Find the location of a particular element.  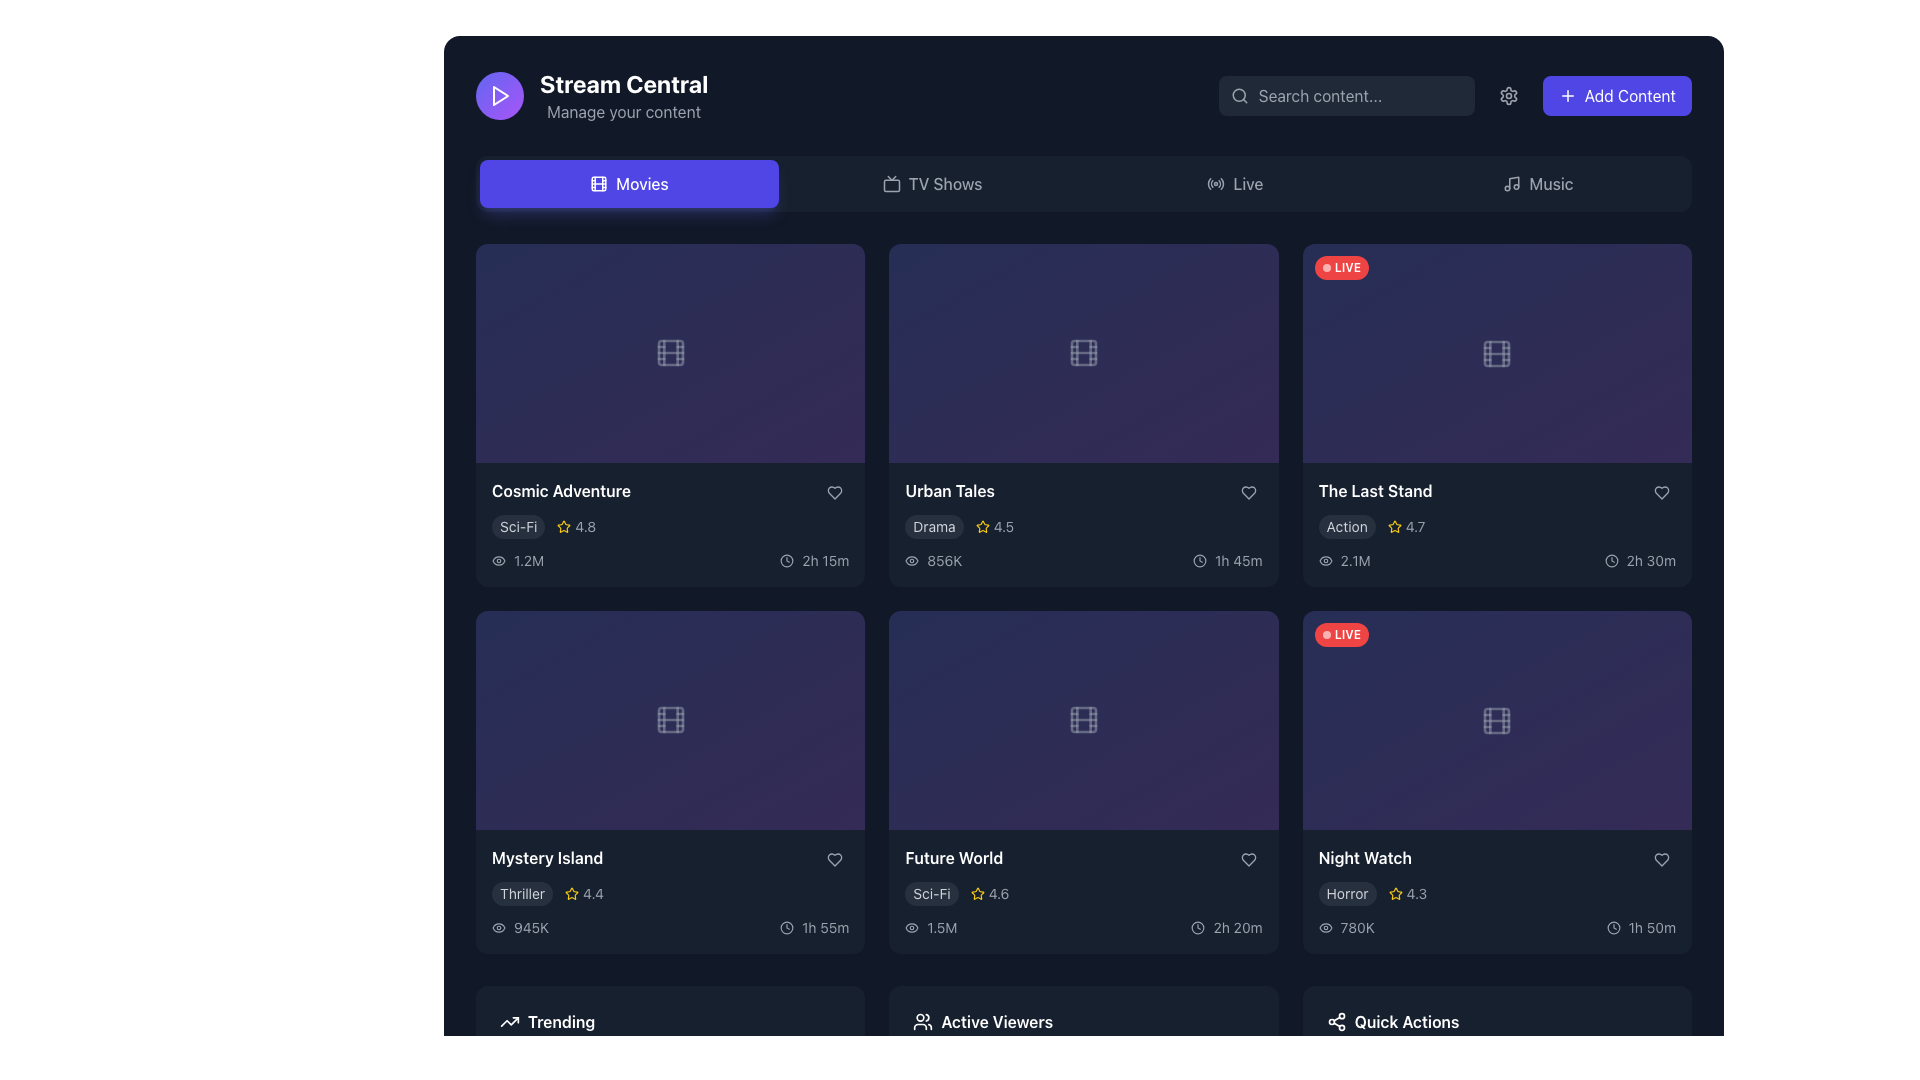

the label displaying the count of views or engagements for the Night Watch item, located in the bottom-right corner of the Night Watch section next to the eye symbol and preceding the duration '1h 50m.' is located at coordinates (1346, 928).